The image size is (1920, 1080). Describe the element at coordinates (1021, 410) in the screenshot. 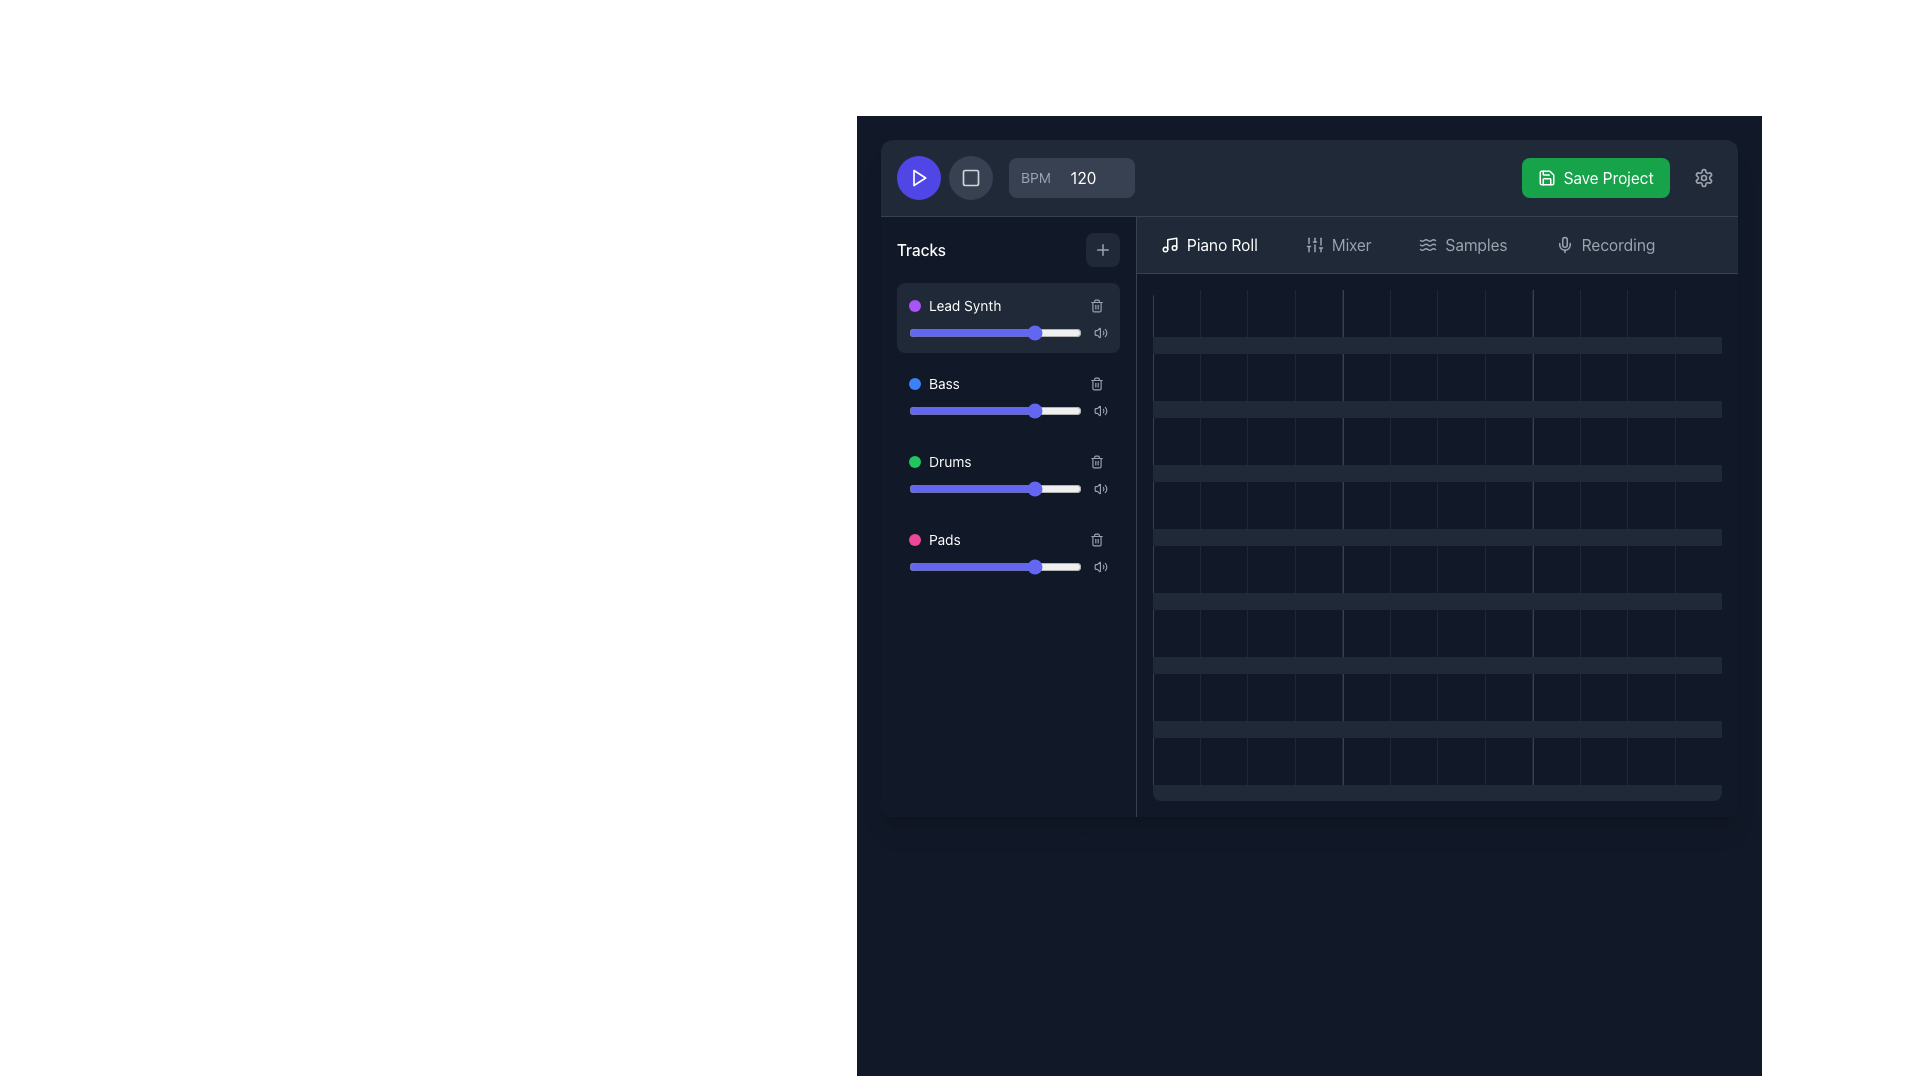

I see `the slider` at that location.